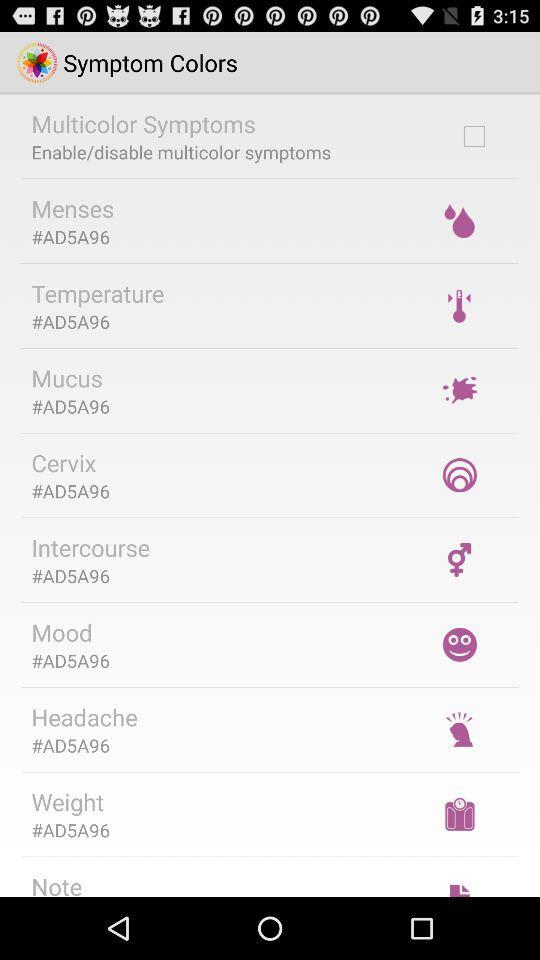 This screenshot has height=960, width=540. I want to click on item above the #ad5a96 icon, so click(67, 801).